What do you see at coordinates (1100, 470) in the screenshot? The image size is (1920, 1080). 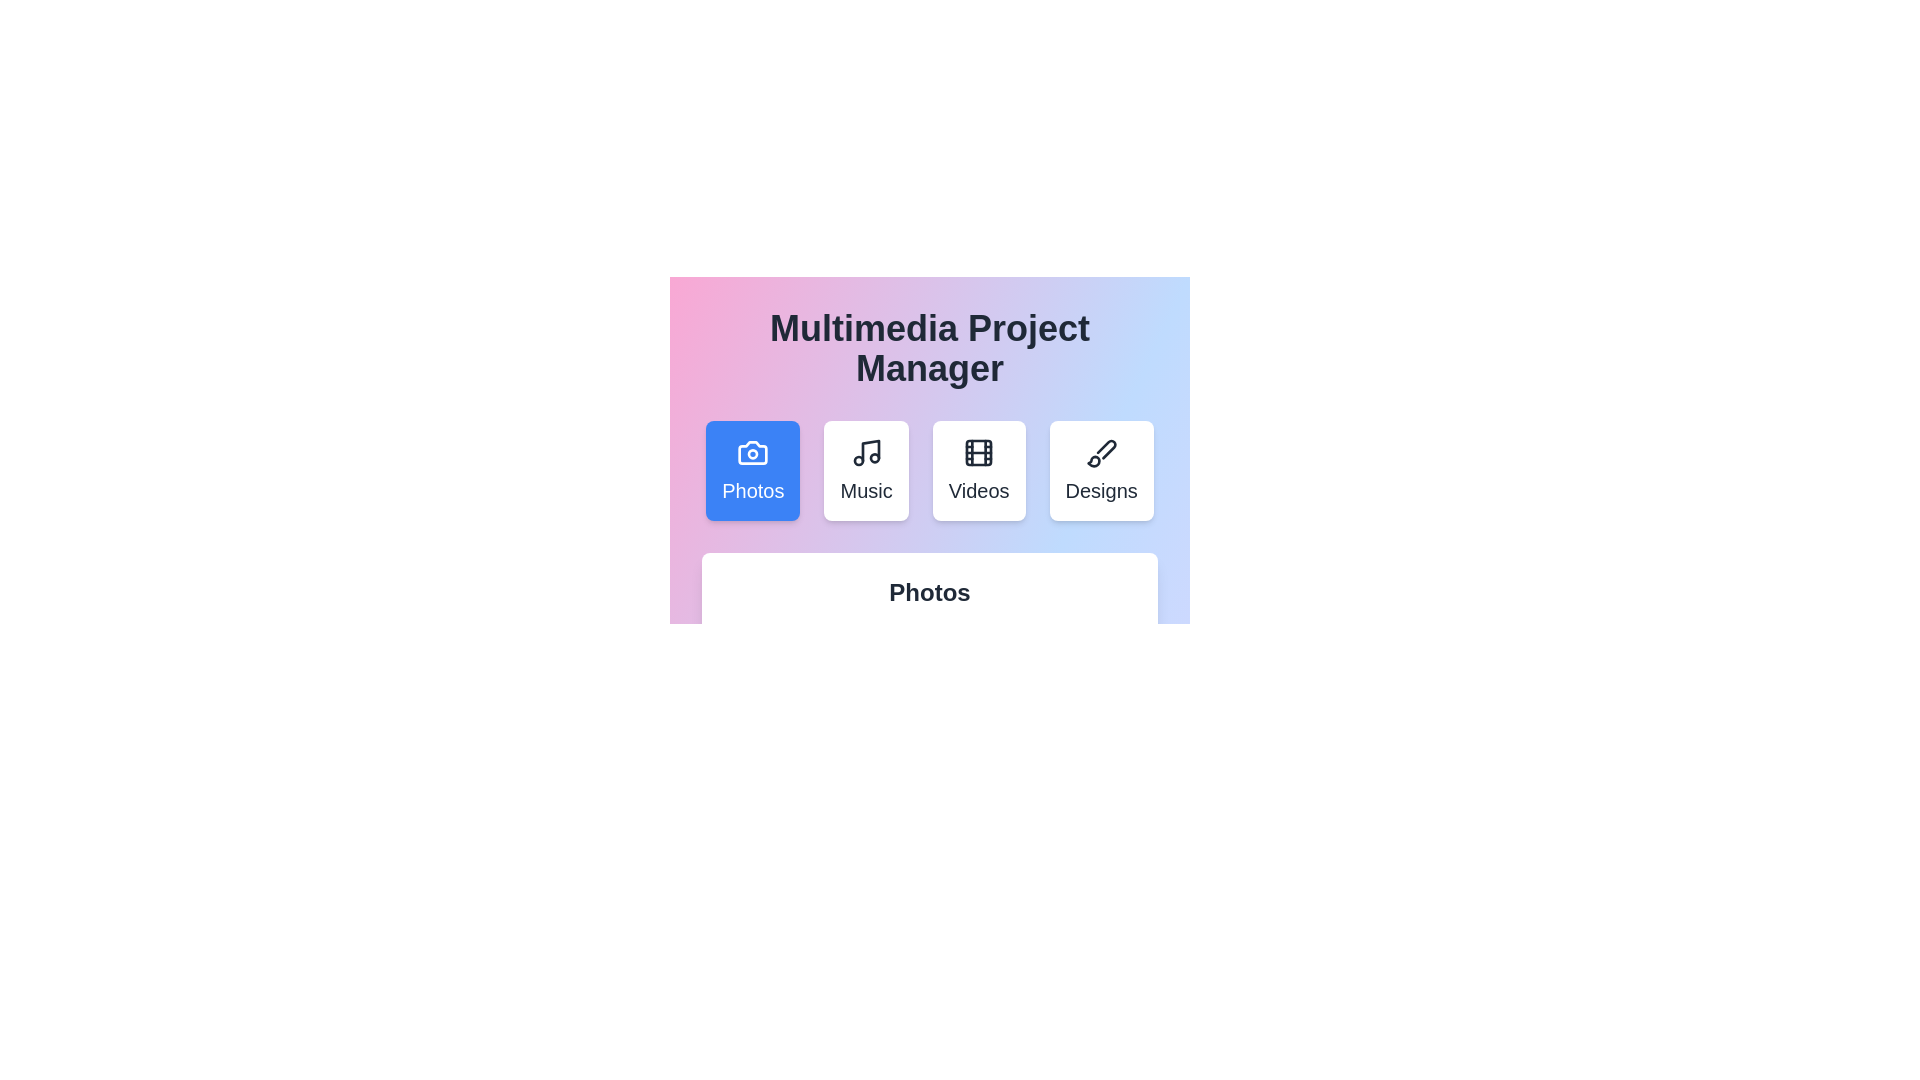 I see `the tab labeled Designs to view its content` at bounding box center [1100, 470].